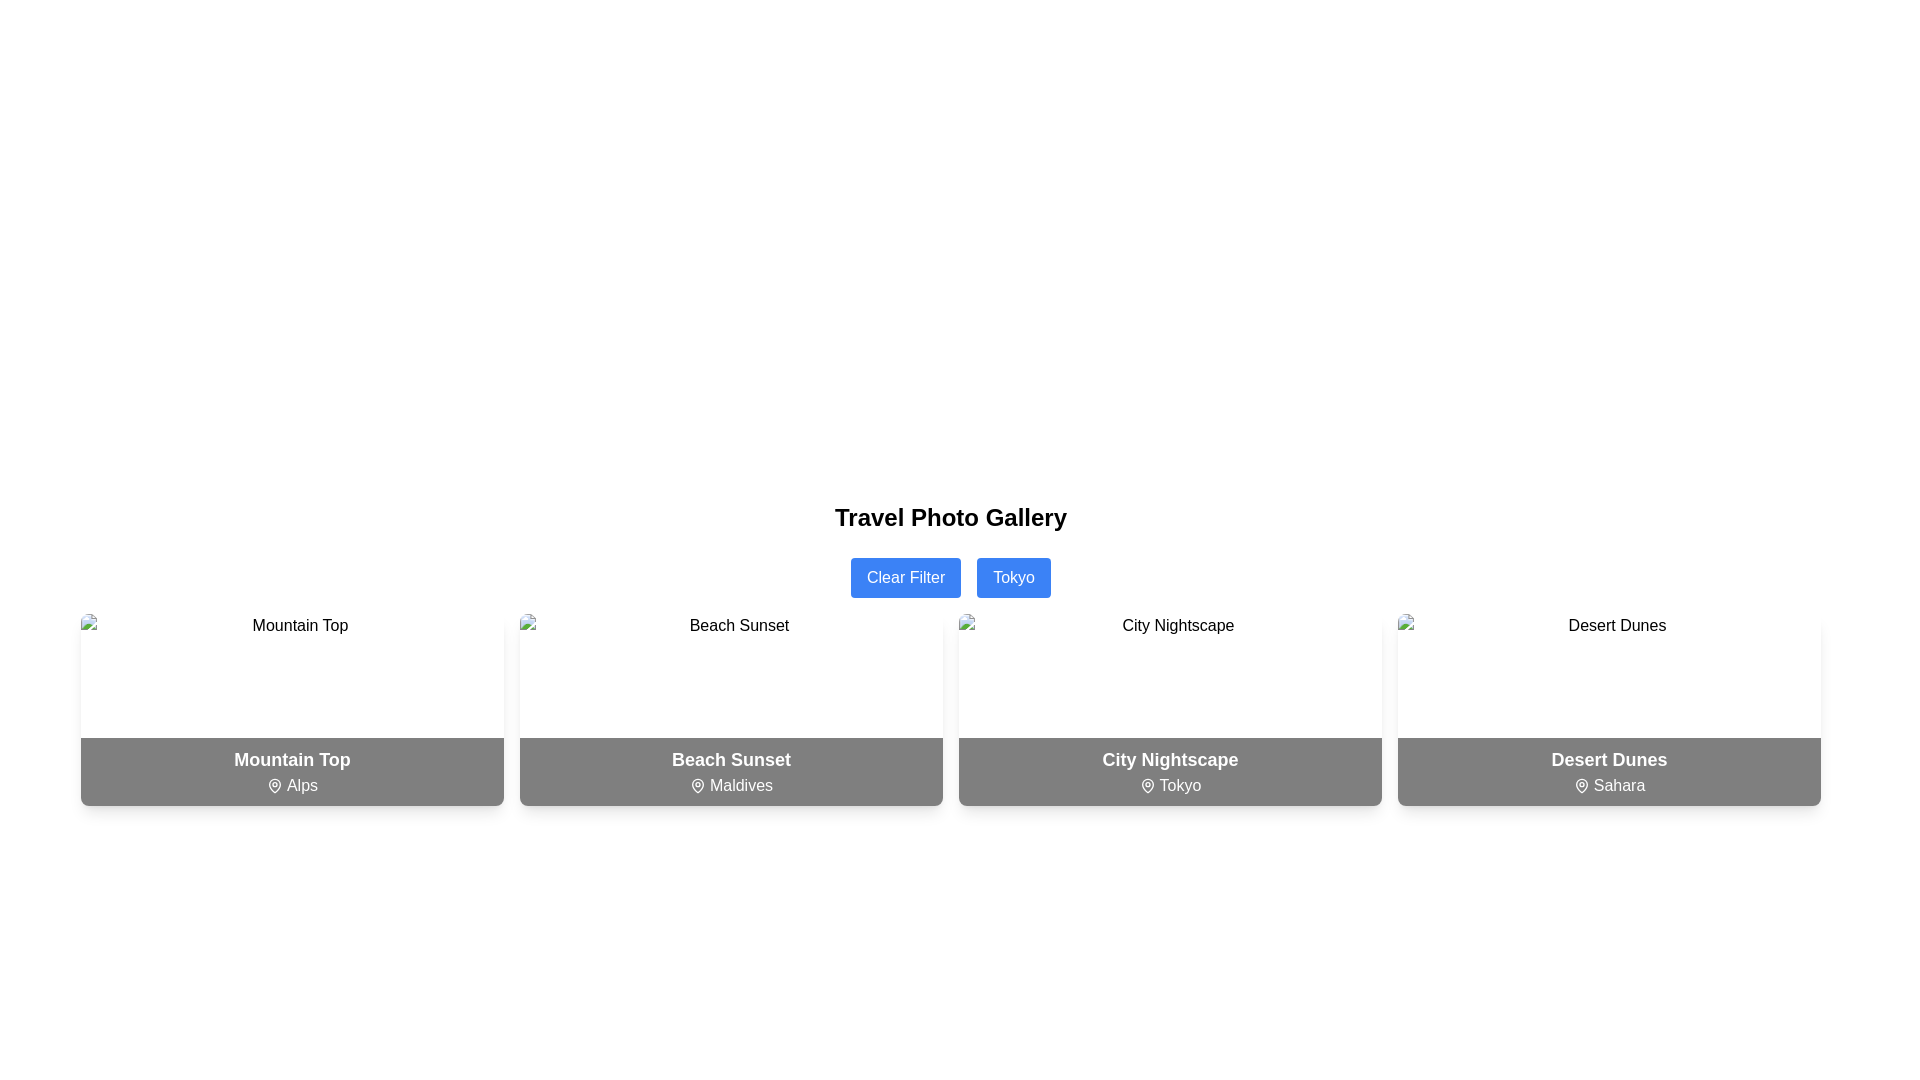 This screenshot has height=1080, width=1920. What do you see at coordinates (1609, 785) in the screenshot?
I see `the label that reads 'Sahara' with white text on a gray background, located at the bottom-center of the 'Desert Dunes' card in the footer section` at bounding box center [1609, 785].